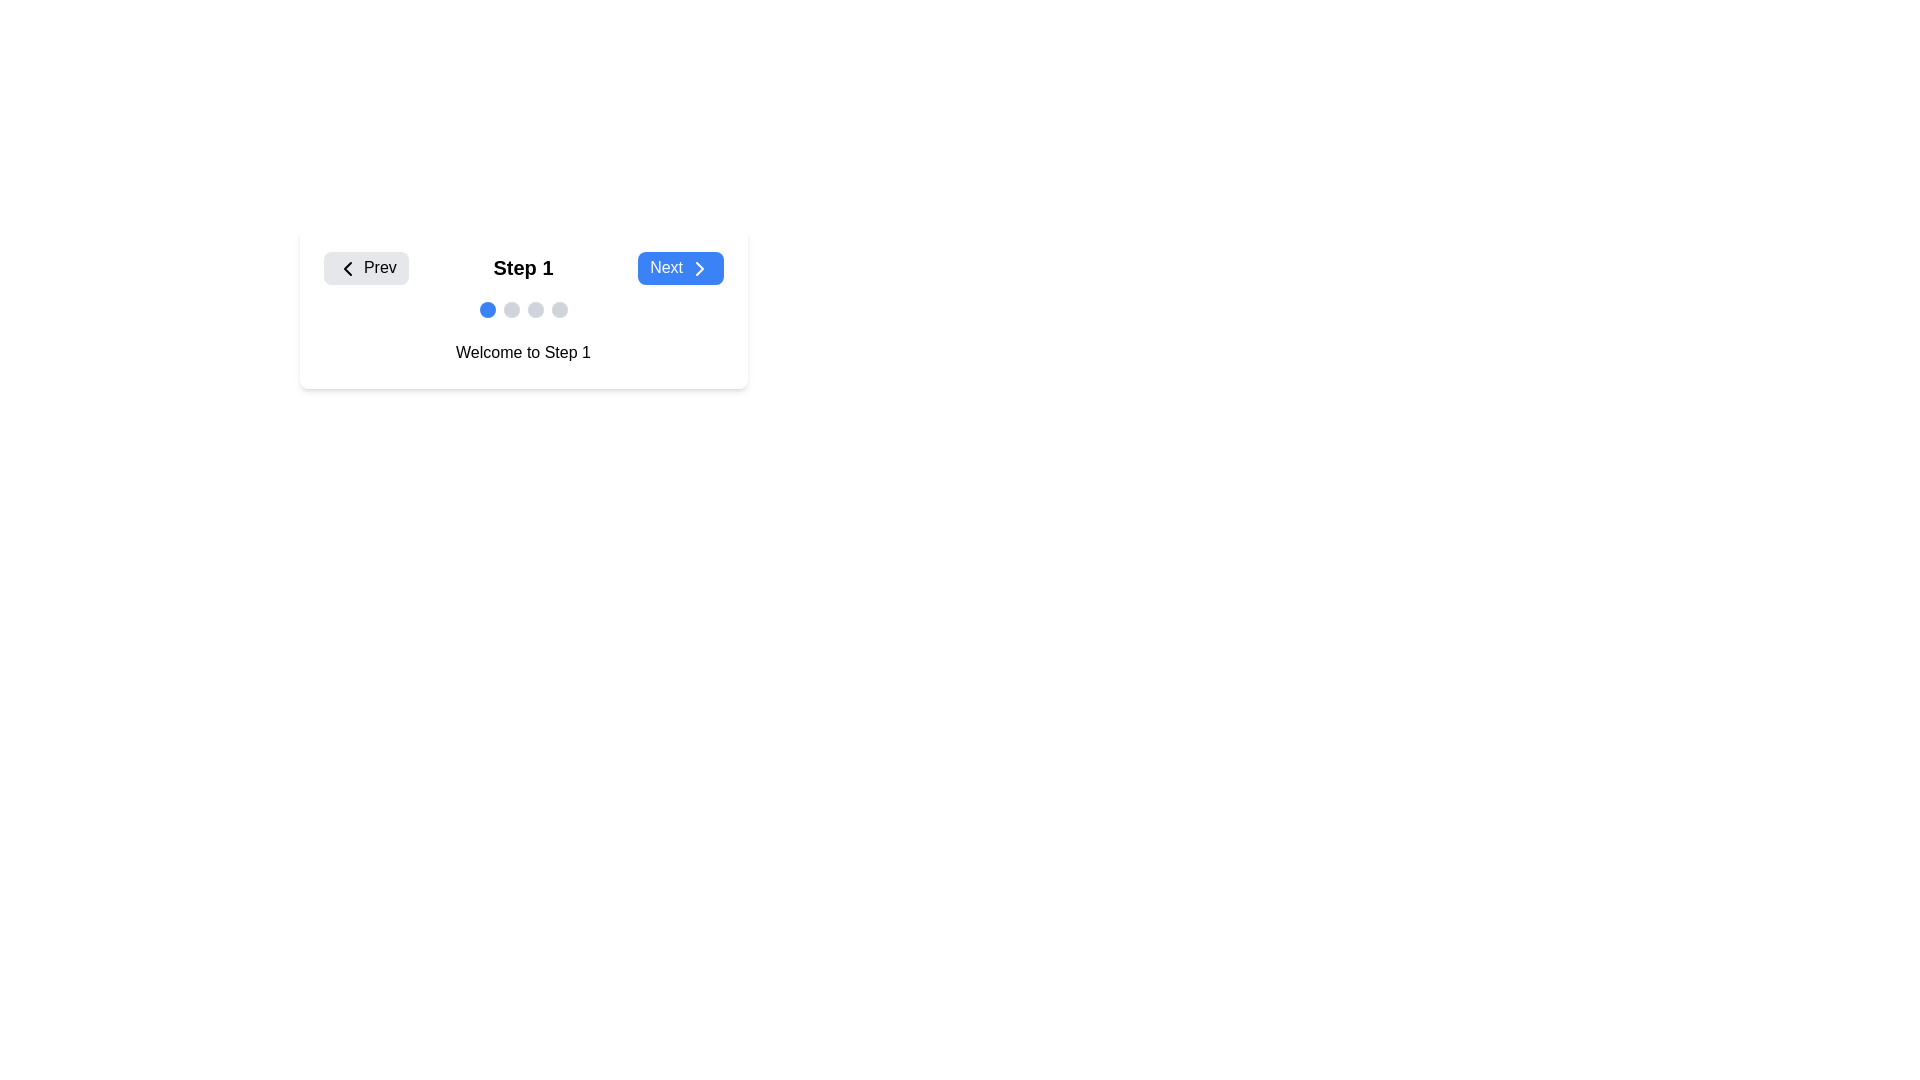  Describe the element at coordinates (523, 267) in the screenshot. I see `the 'Step 1' text label, which is bold and larger than surrounding text` at that location.